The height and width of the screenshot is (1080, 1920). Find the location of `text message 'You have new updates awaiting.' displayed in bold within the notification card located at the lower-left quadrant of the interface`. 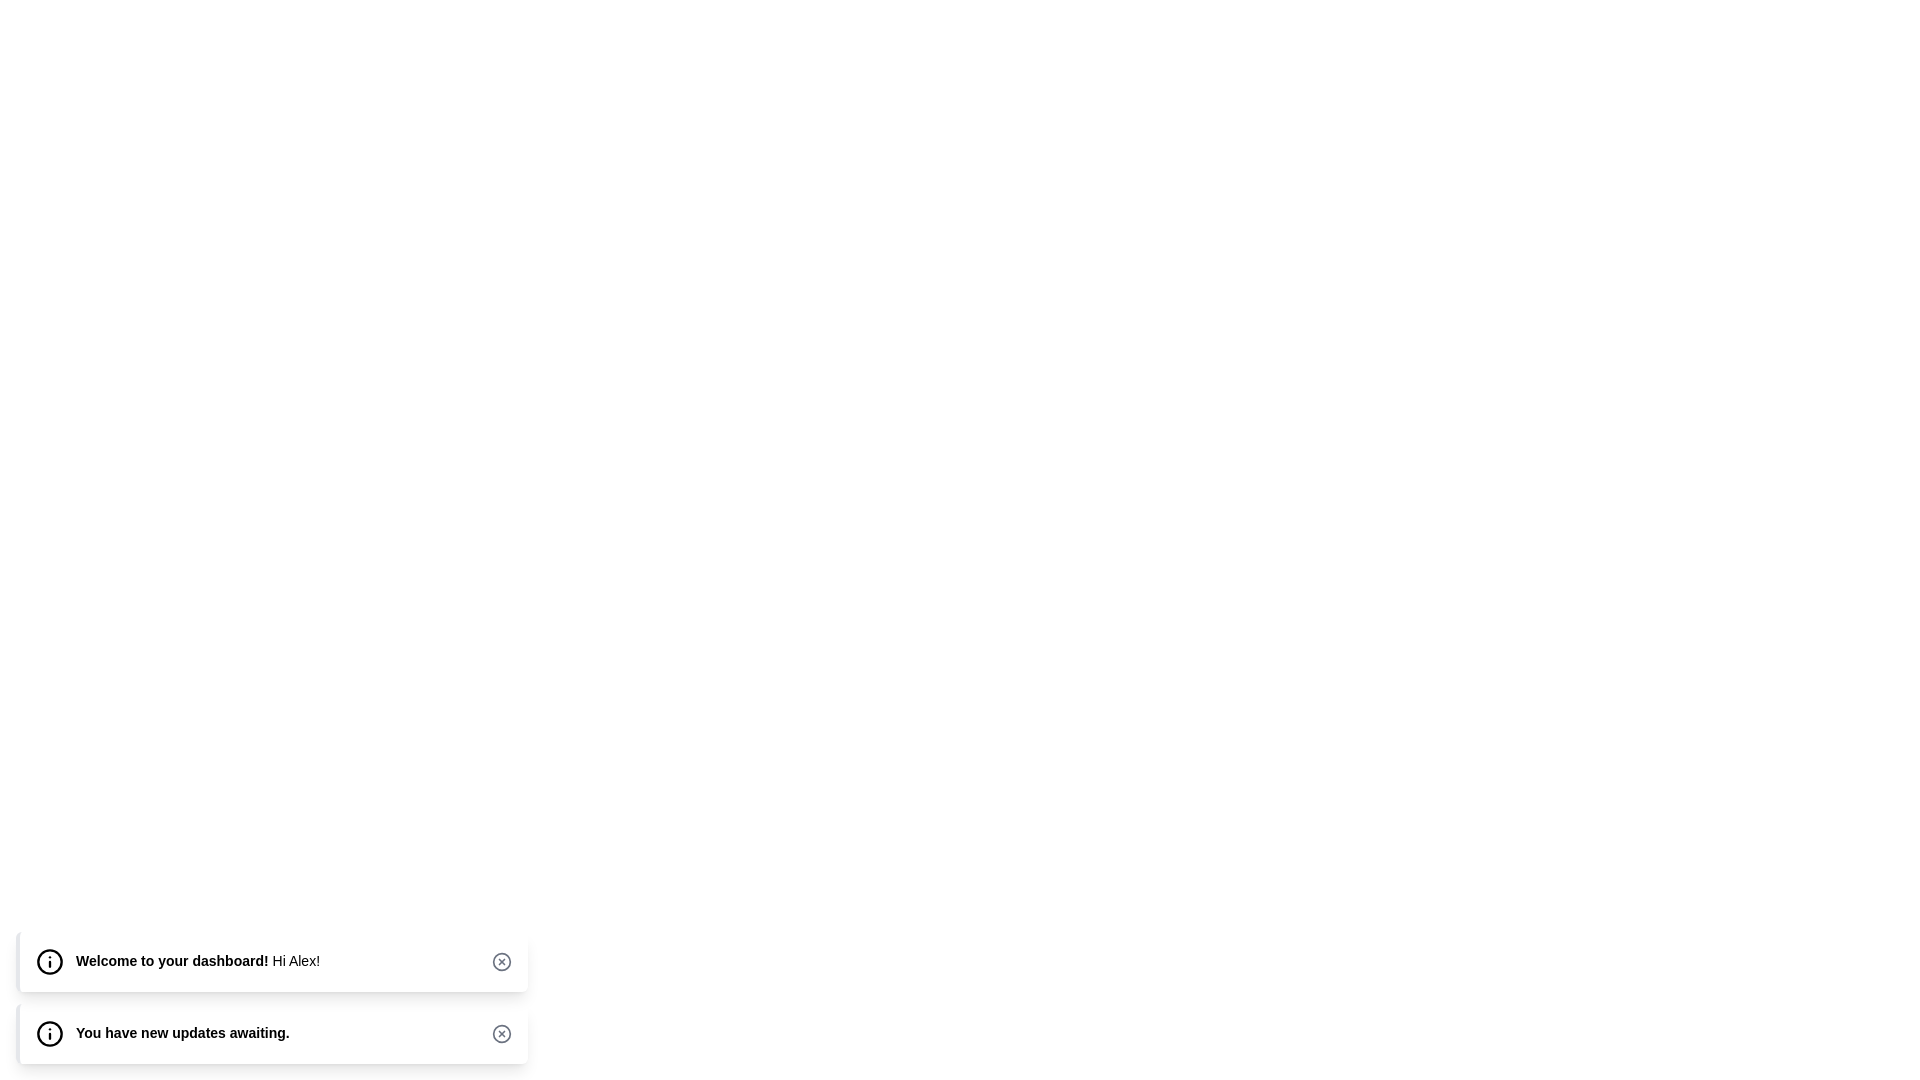

text message 'You have new updates awaiting.' displayed in bold within the notification card located at the lower-left quadrant of the interface is located at coordinates (182, 1033).